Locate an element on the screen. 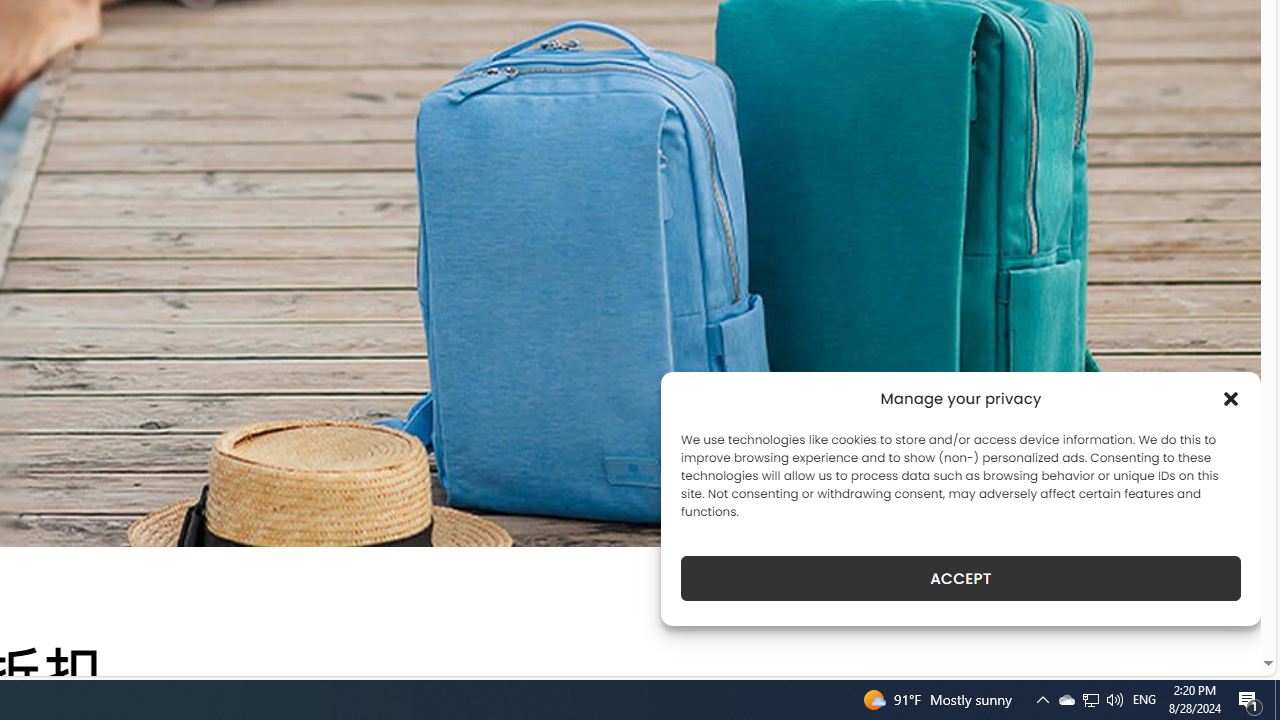  'ACCEPT' is located at coordinates (961, 578).